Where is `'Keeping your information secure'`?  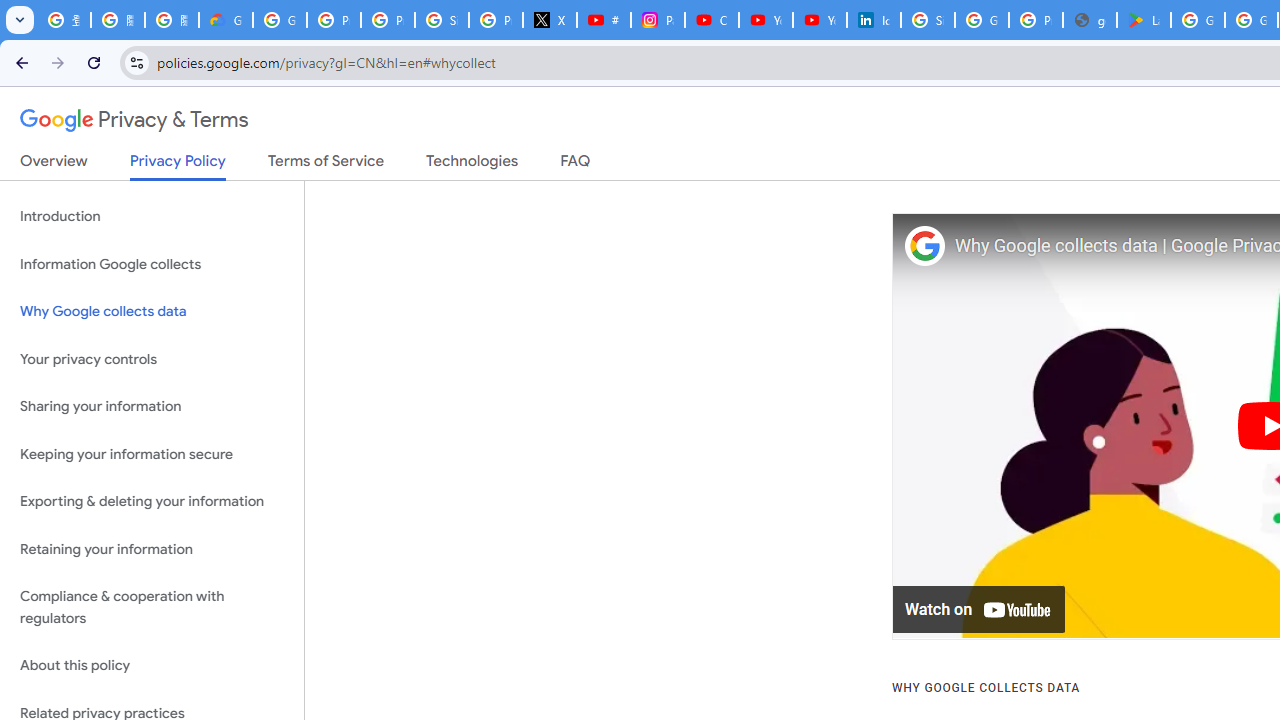
'Keeping your information secure' is located at coordinates (151, 454).